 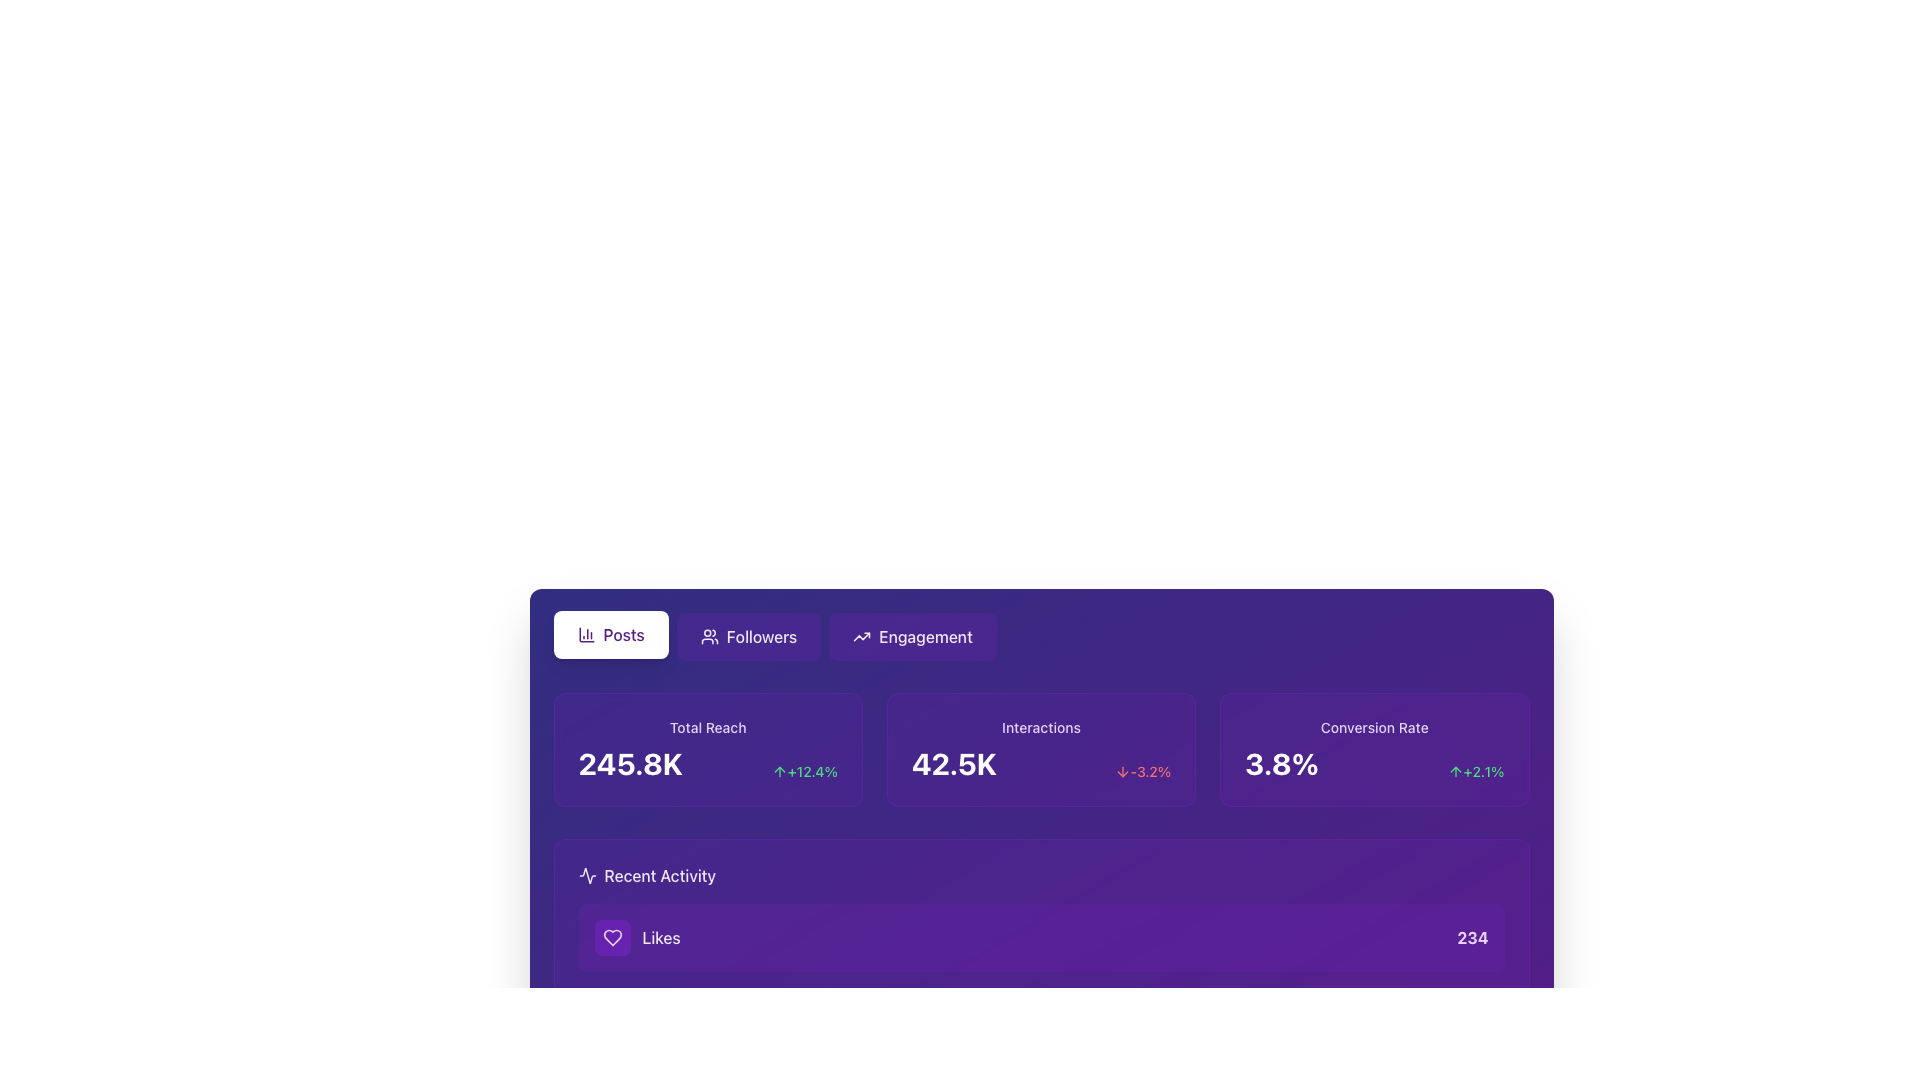 I want to click on displayed metric value '245.8K' and percentage change '+12.4%' from the Metric display within the purple card titled 'Total Reach' located in the top-left corner of the dashboard, so click(x=708, y=763).